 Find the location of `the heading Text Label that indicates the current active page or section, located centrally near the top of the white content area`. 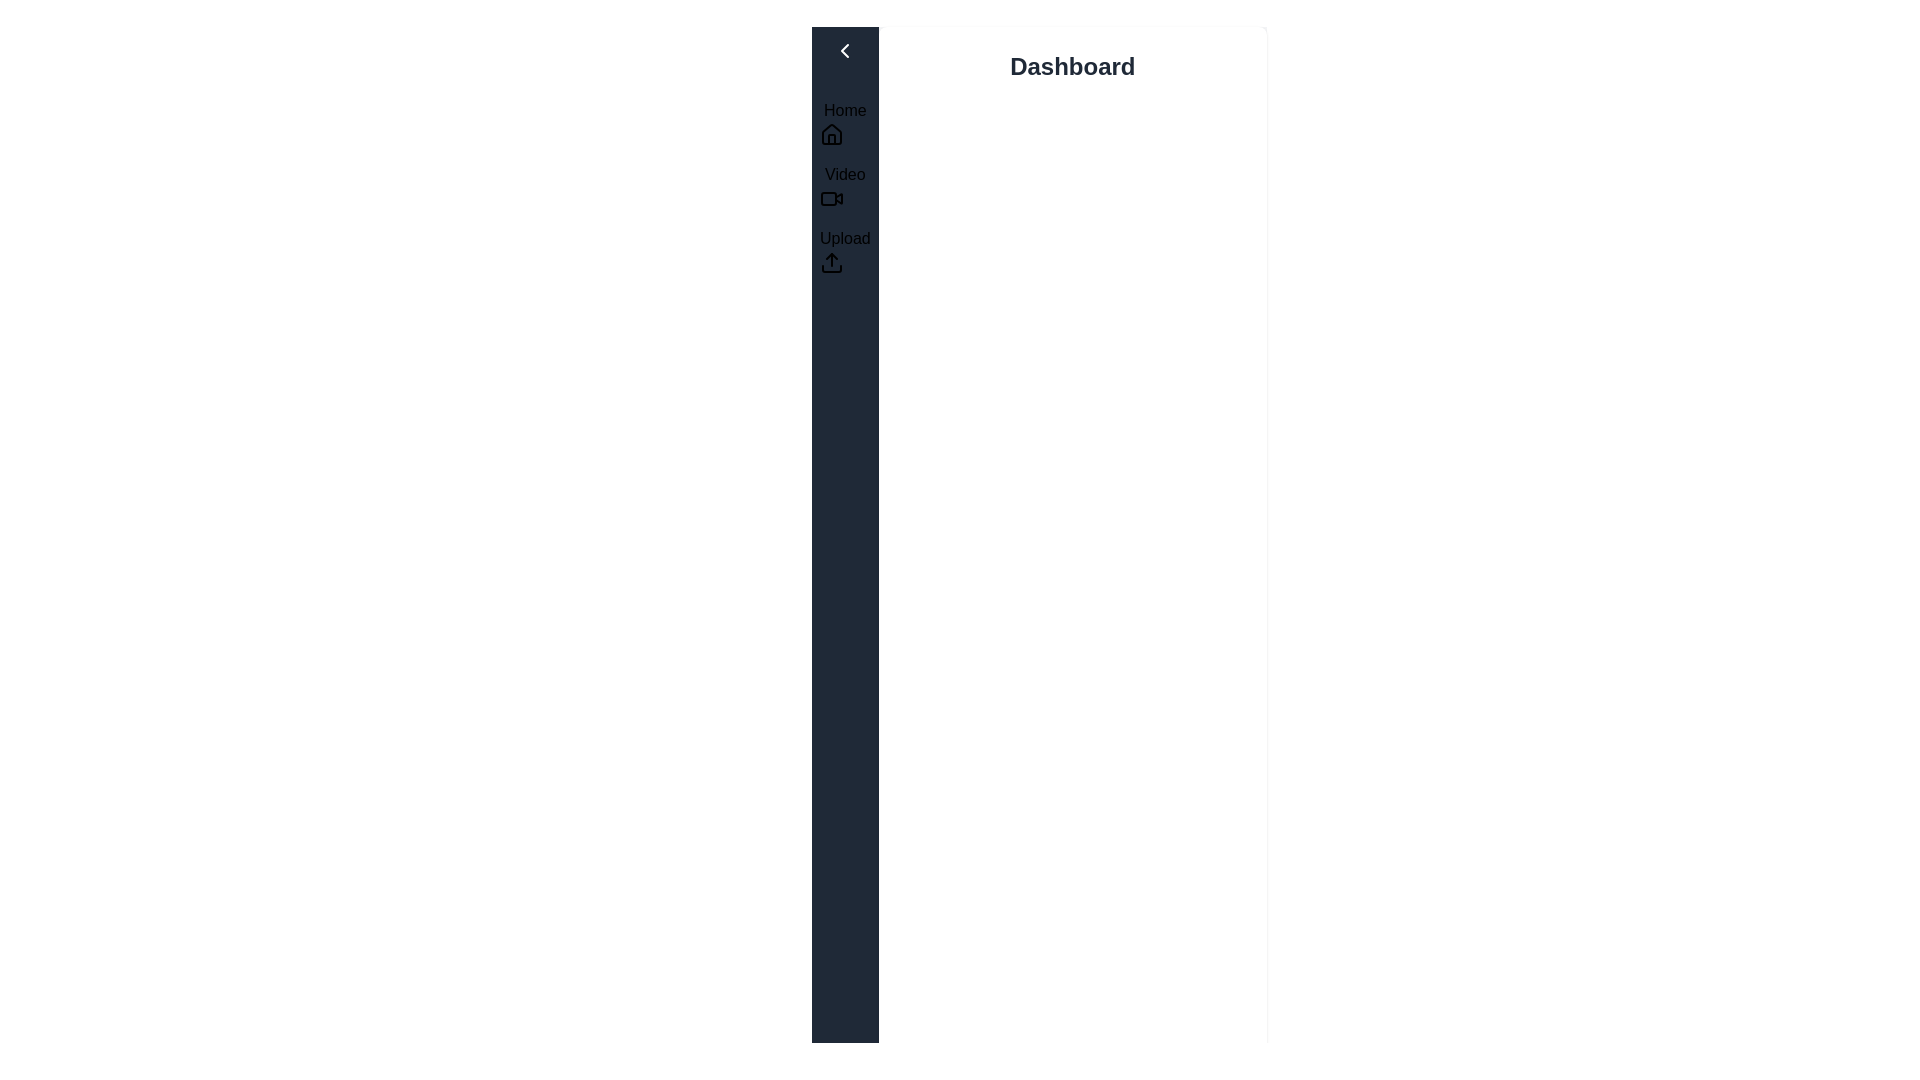

the heading Text Label that indicates the current active page or section, located centrally near the top of the white content area is located at coordinates (1071, 65).